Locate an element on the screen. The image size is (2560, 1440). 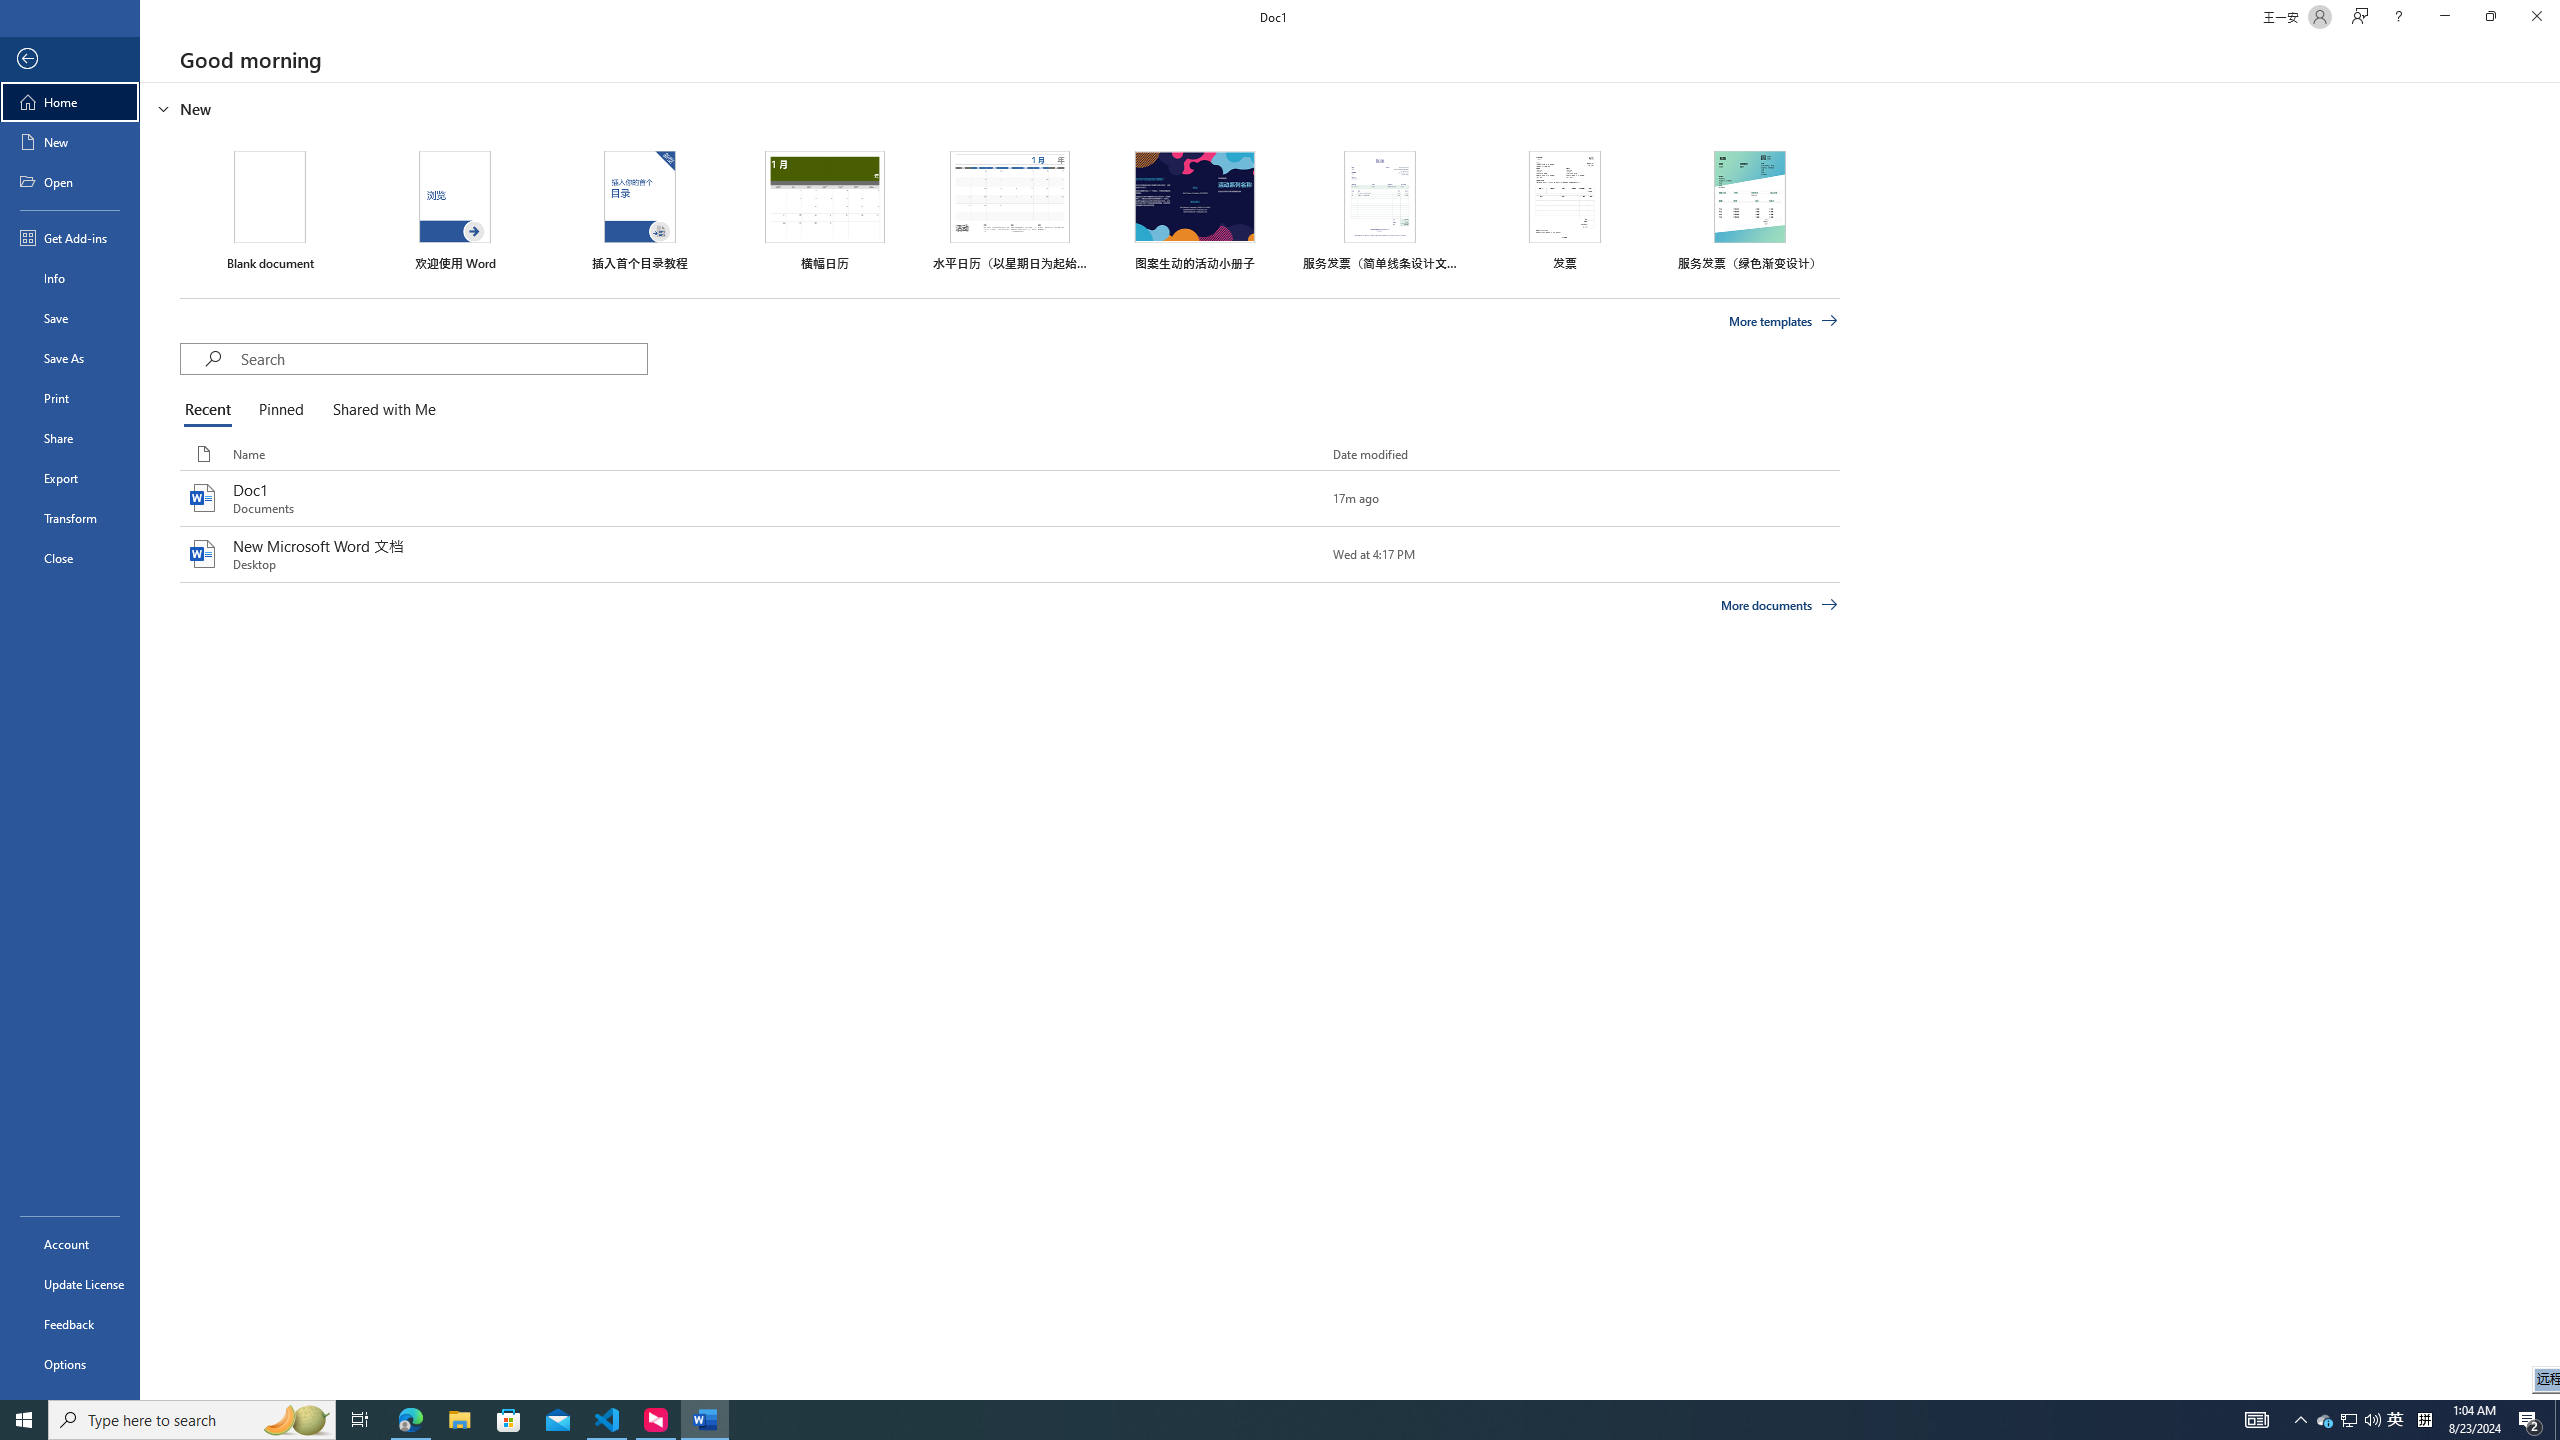
'Hide or show region' is located at coordinates (163, 107).